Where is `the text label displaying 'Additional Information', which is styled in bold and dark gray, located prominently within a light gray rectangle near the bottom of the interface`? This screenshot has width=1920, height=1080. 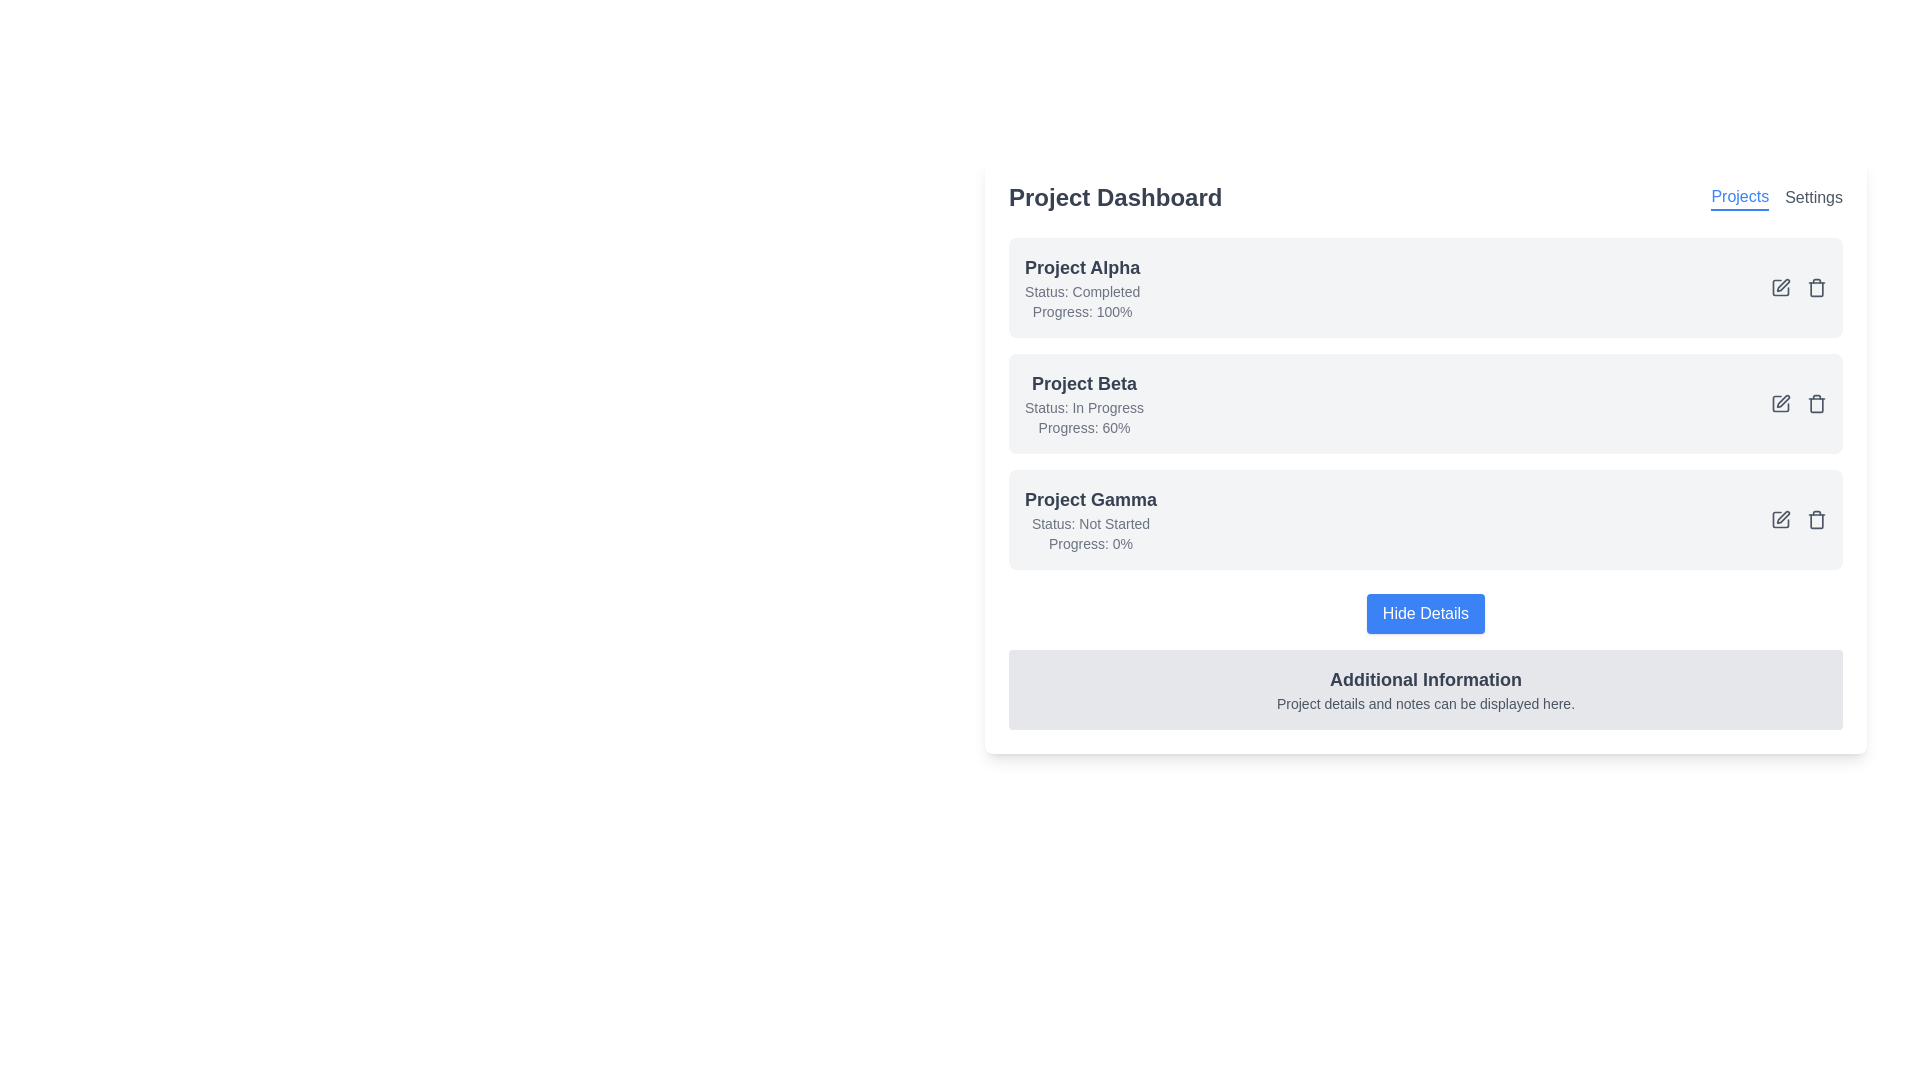 the text label displaying 'Additional Information', which is styled in bold and dark gray, located prominently within a light gray rectangle near the bottom of the interface is located at coordinates (1424, 678).